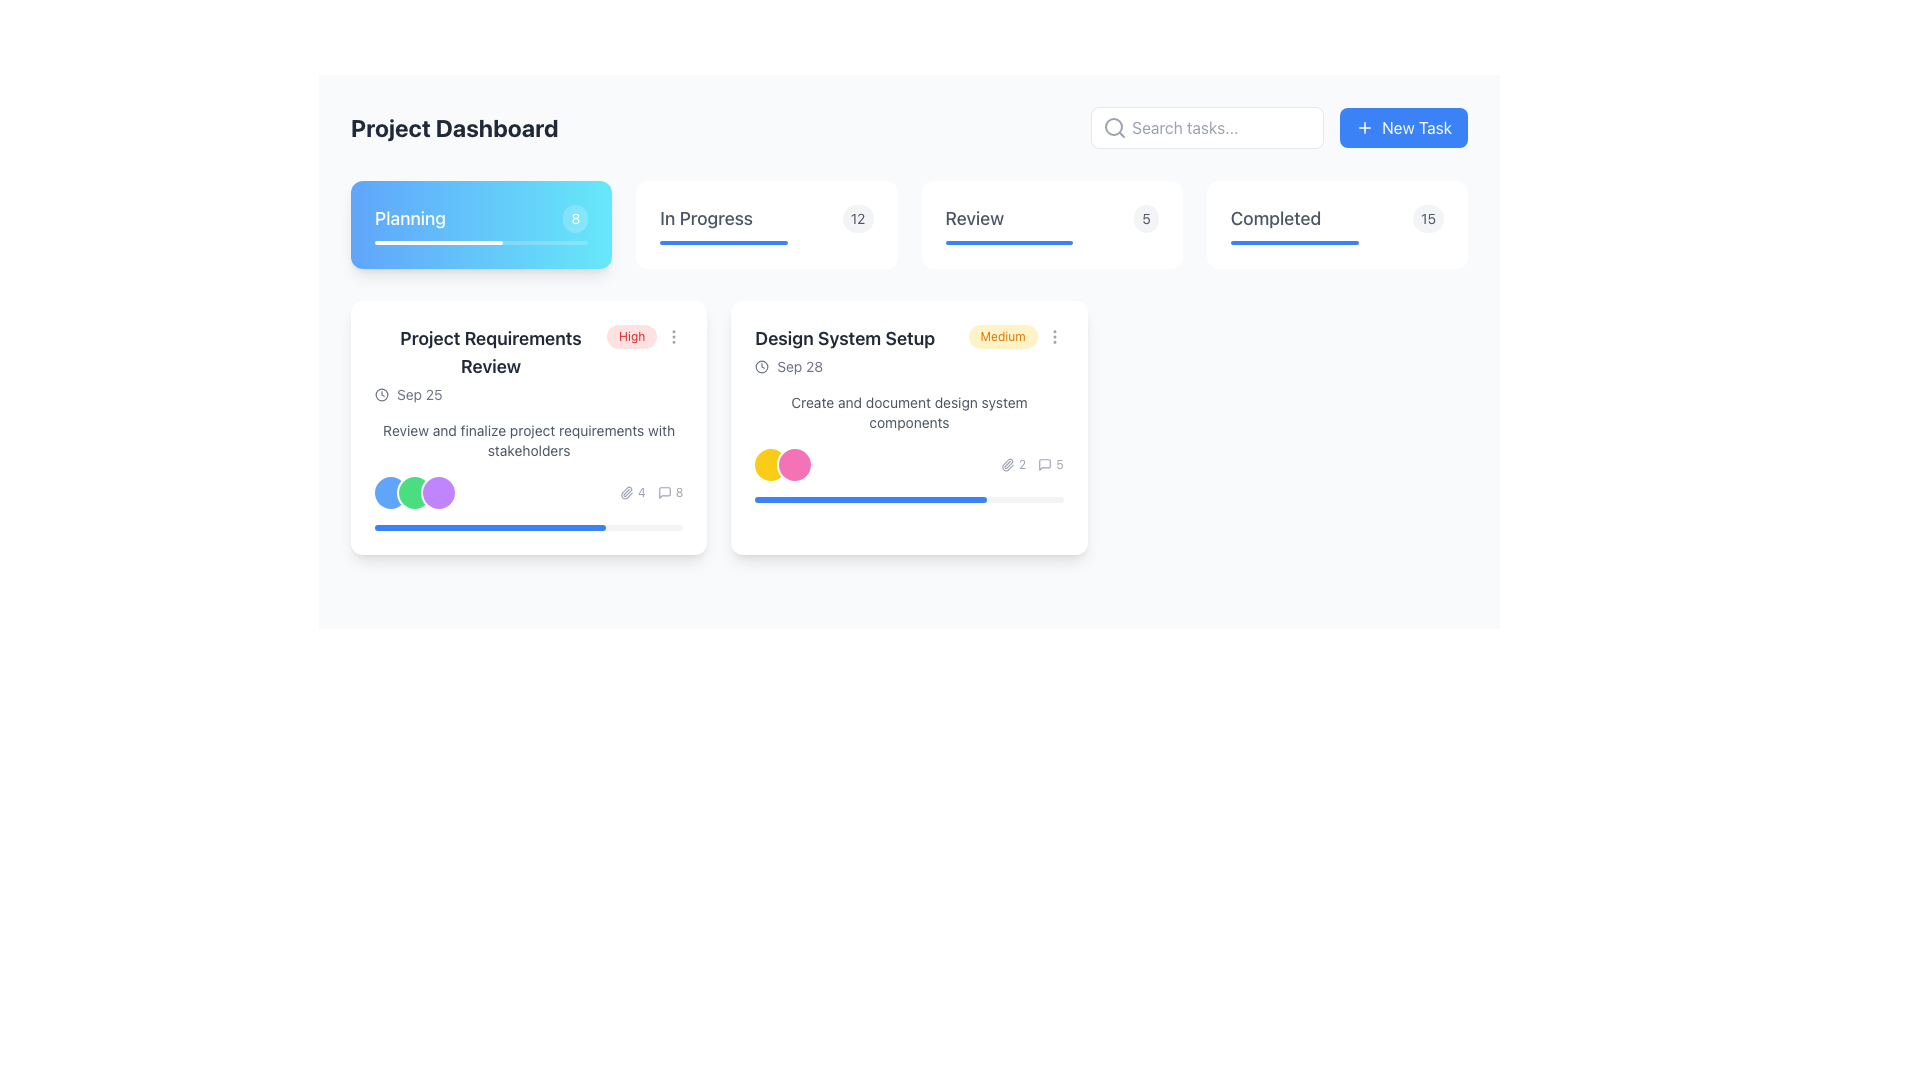 This screenshot has width=1920, height=1080. Describe the element at coordinates (1415, 127) in the screenshot. I see `the text label within the 'New Task' button` at that location.